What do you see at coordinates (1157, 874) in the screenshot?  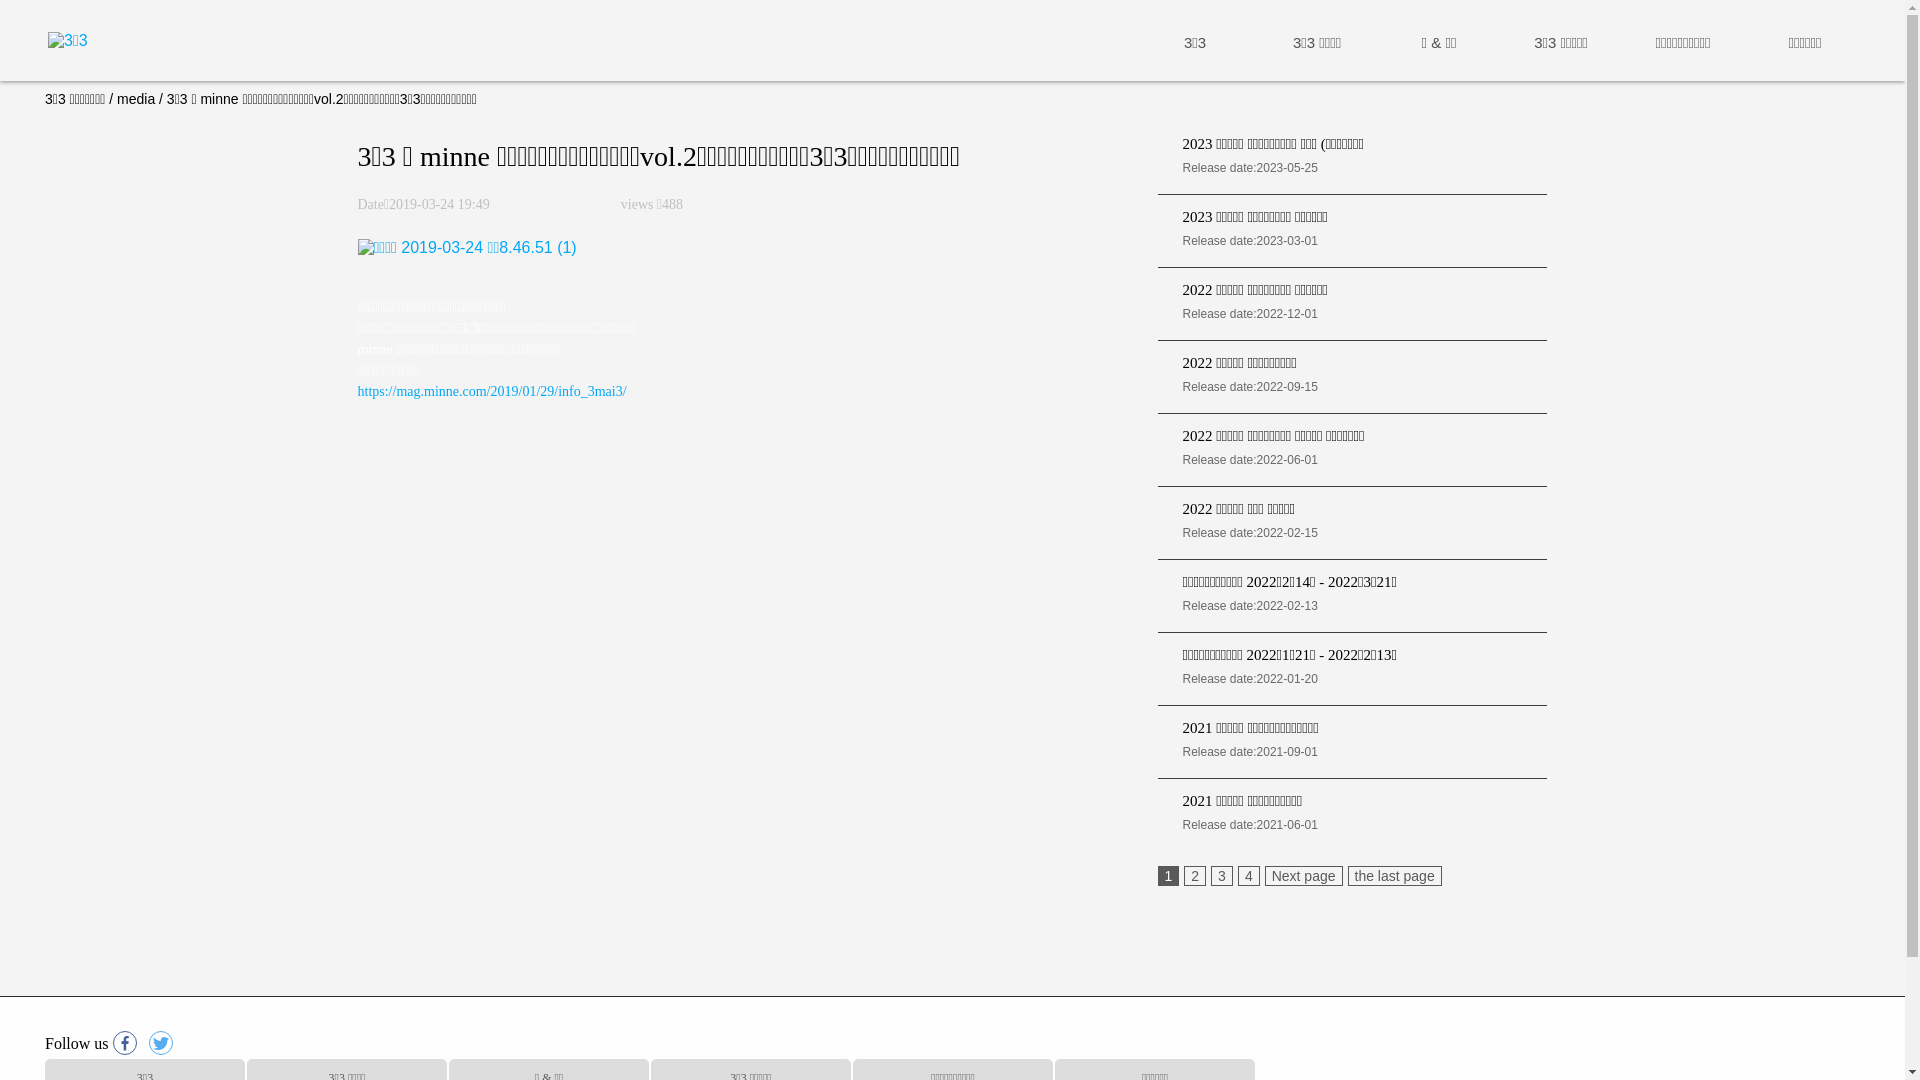 I see `'1'` at bounding box center [1157, 874].